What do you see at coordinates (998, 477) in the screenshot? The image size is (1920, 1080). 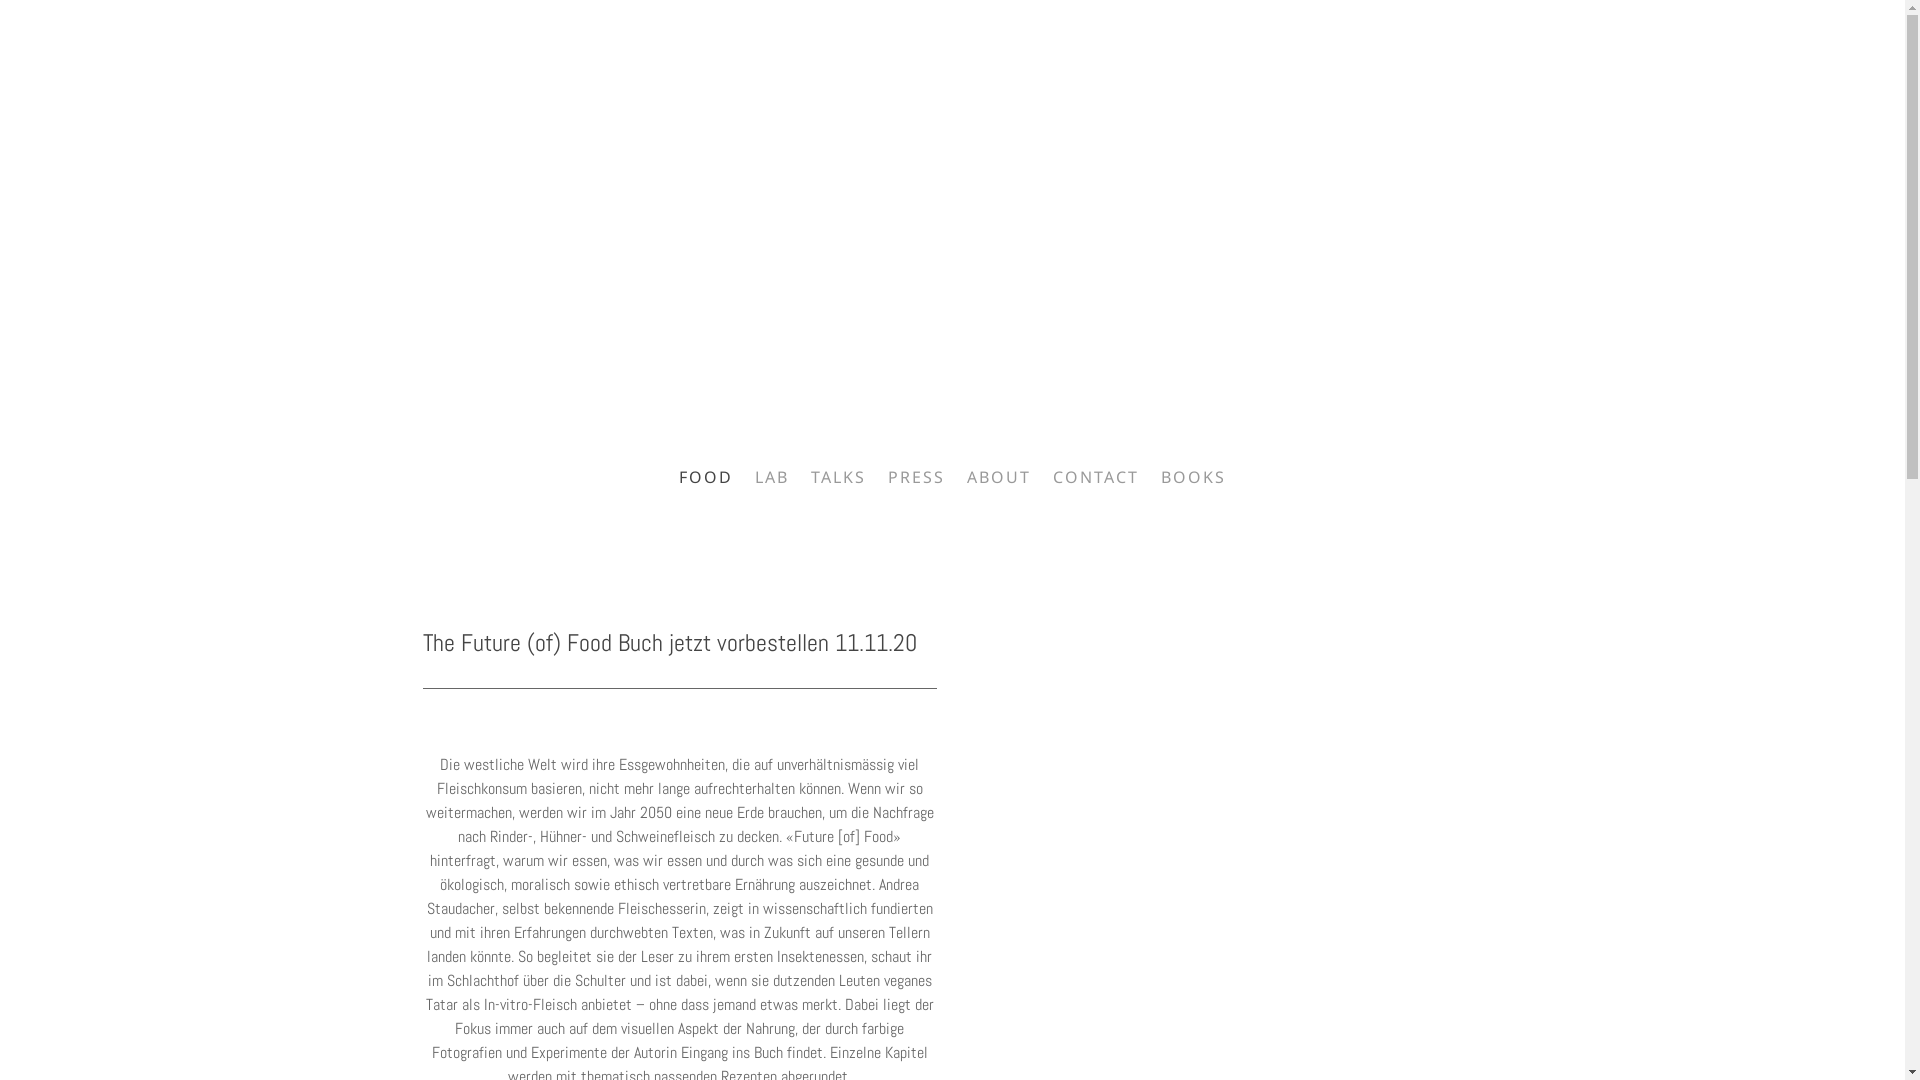 I see `'ABOUT'` at bounding box center [998, 477].